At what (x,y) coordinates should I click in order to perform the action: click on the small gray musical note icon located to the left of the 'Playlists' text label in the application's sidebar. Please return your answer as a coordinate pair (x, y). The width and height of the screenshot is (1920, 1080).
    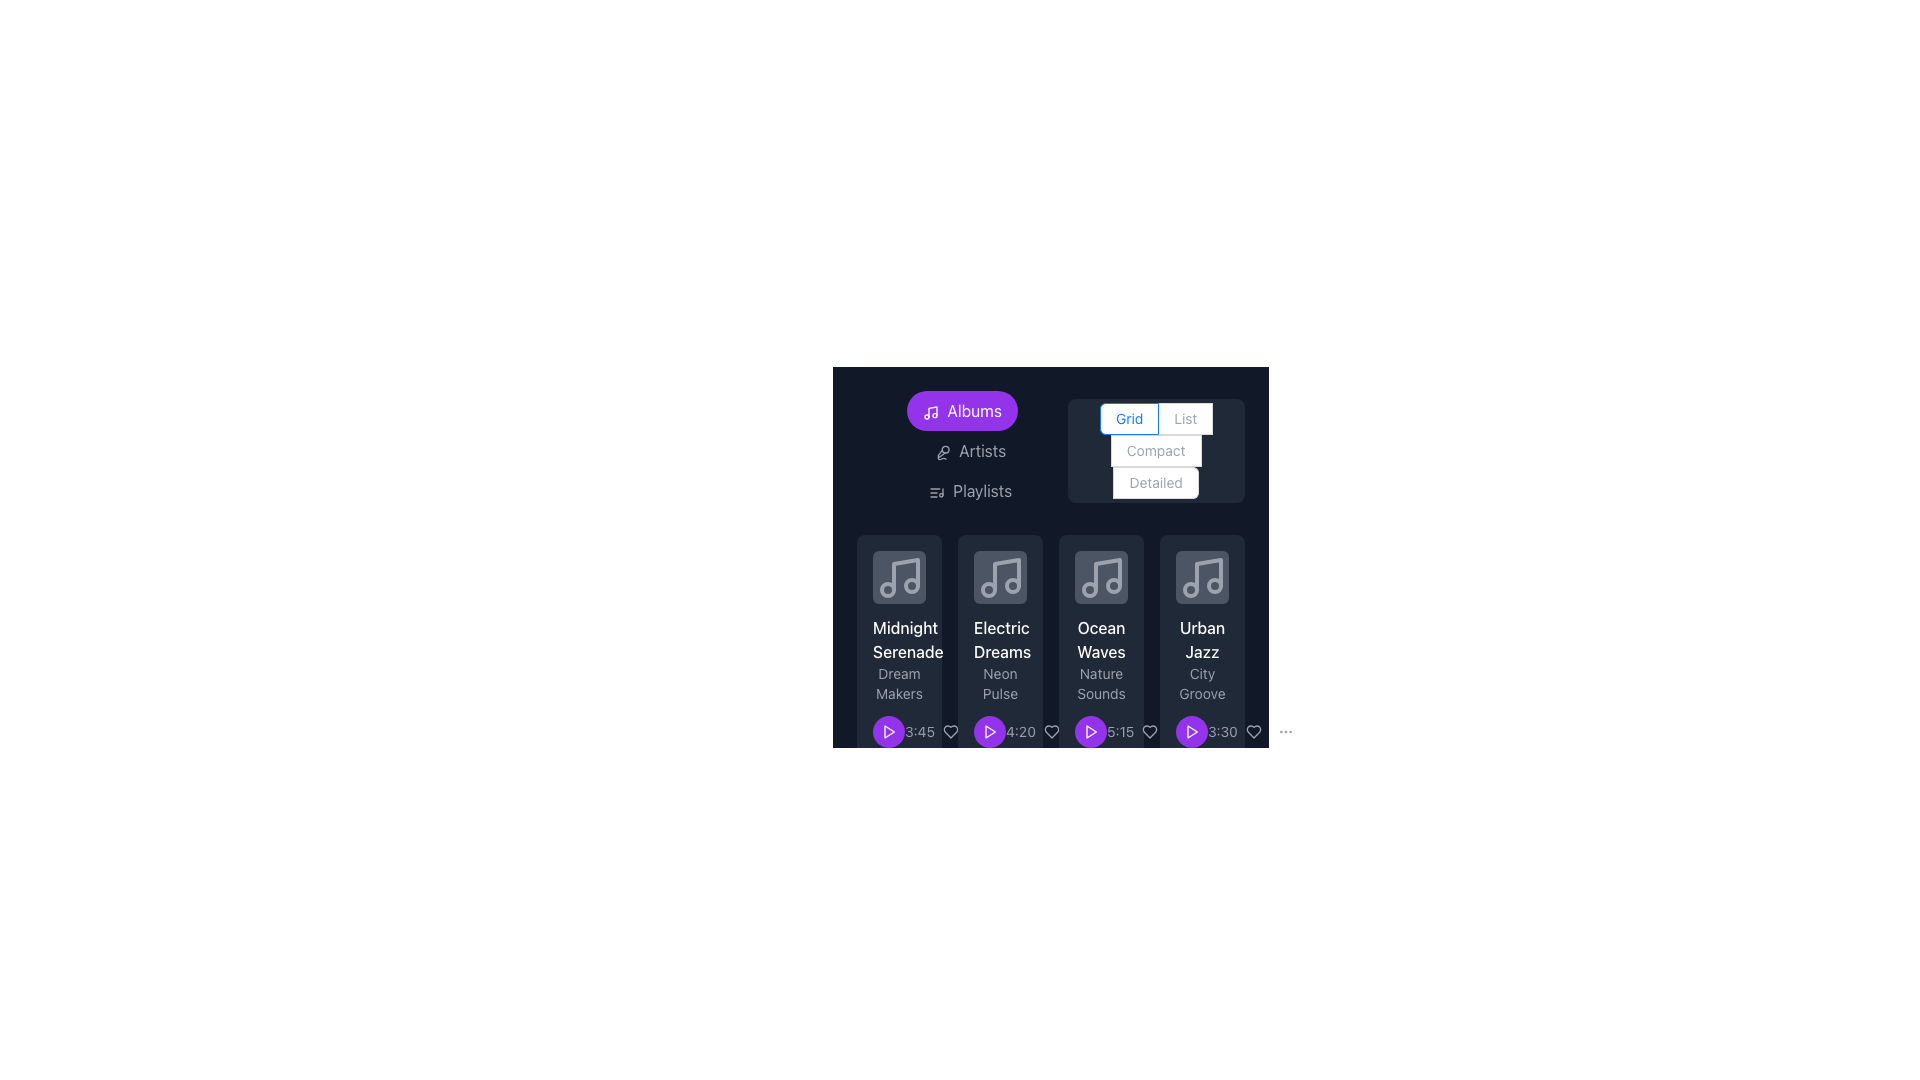
    Looking at the image, I should click on (936, 492).